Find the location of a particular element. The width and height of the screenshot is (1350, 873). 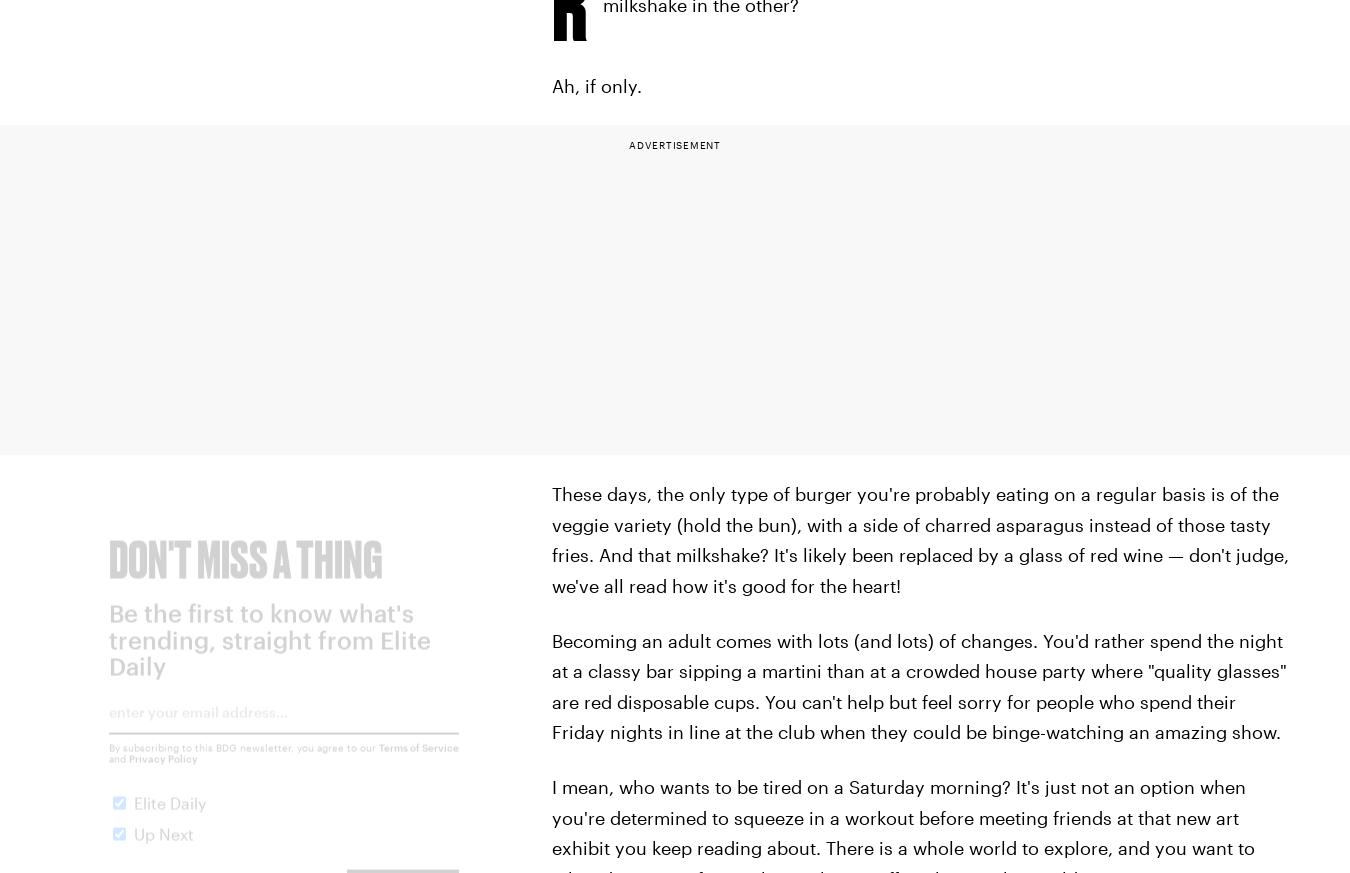

'Up Next' is located at coordinates (164, 849).